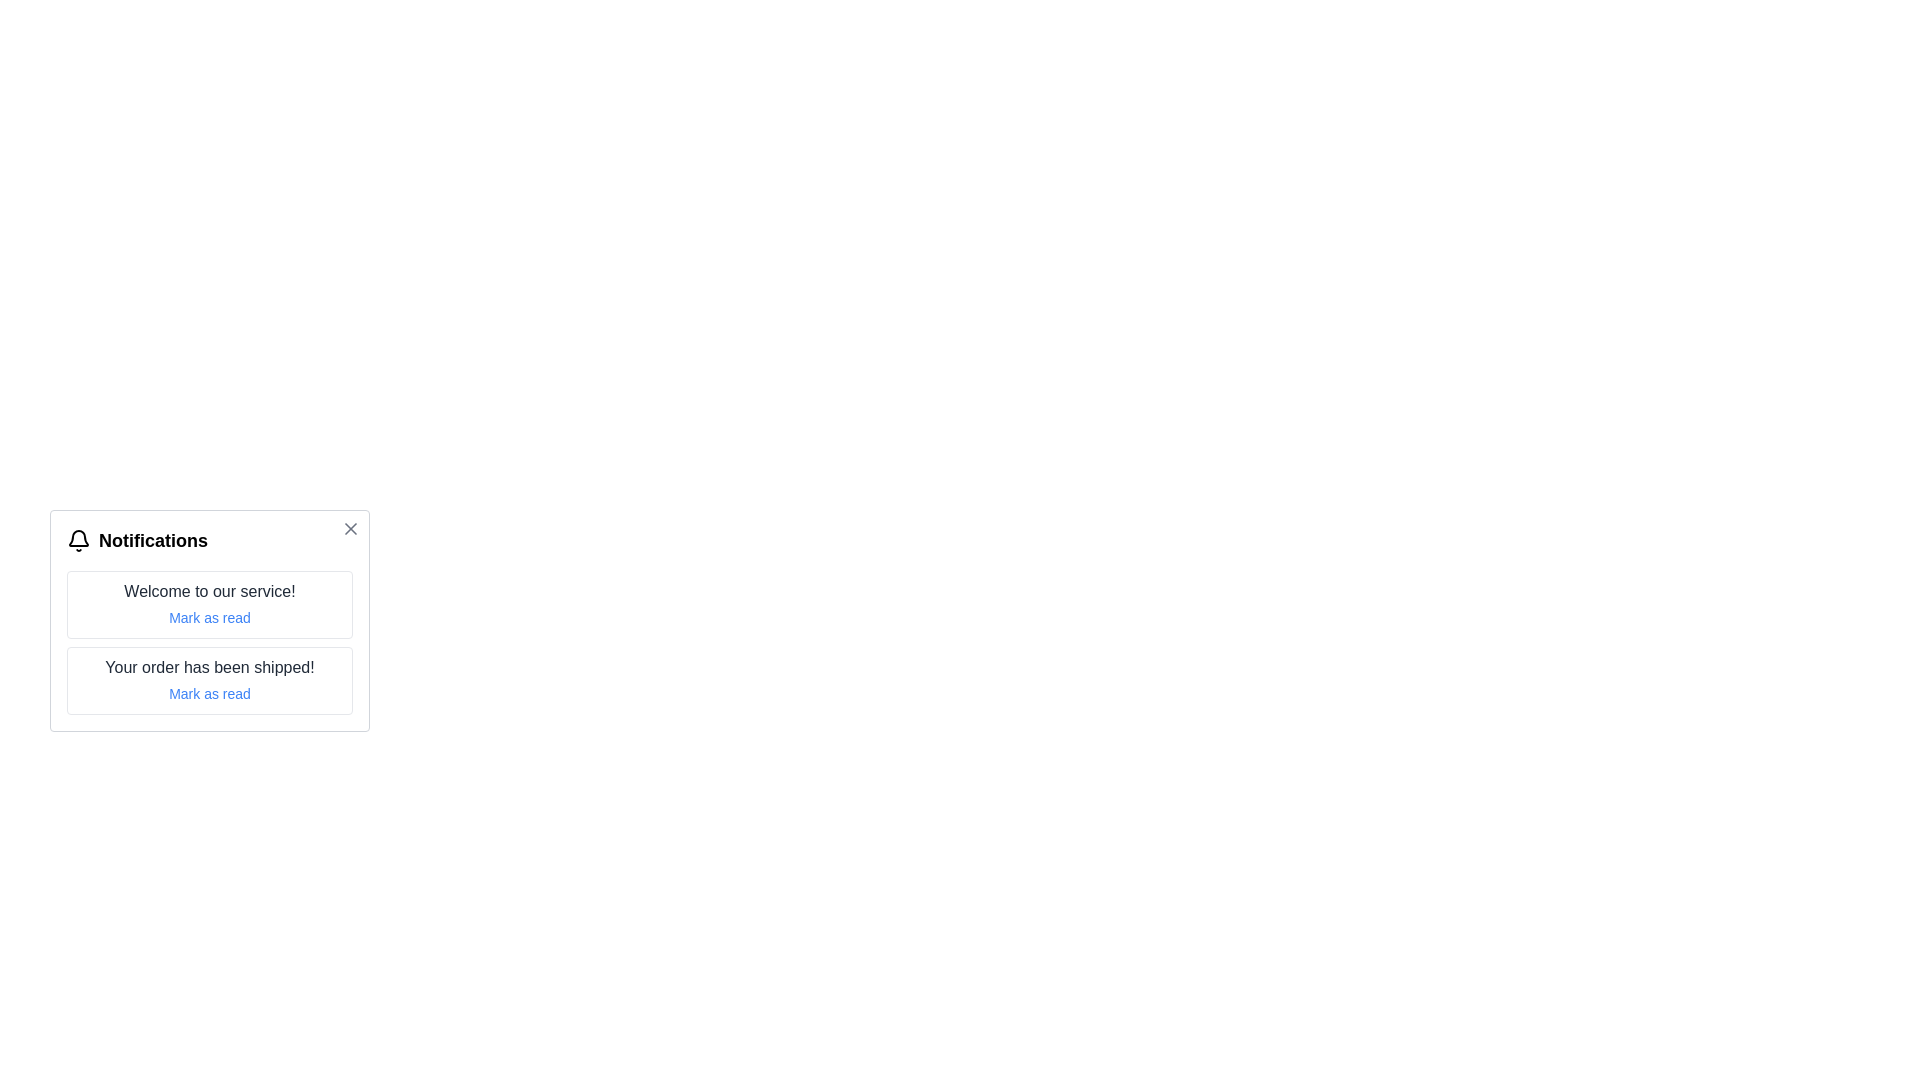 Image resolution: width=1920 pixels, height=1080 pixels. Describe the element at coordinates (210, 590) in the screenshot. I see `the text label that states 'Welcome to our service!' which is styled with a dark gray font color and is located in a white, rounded rectangular notification card` at that location.